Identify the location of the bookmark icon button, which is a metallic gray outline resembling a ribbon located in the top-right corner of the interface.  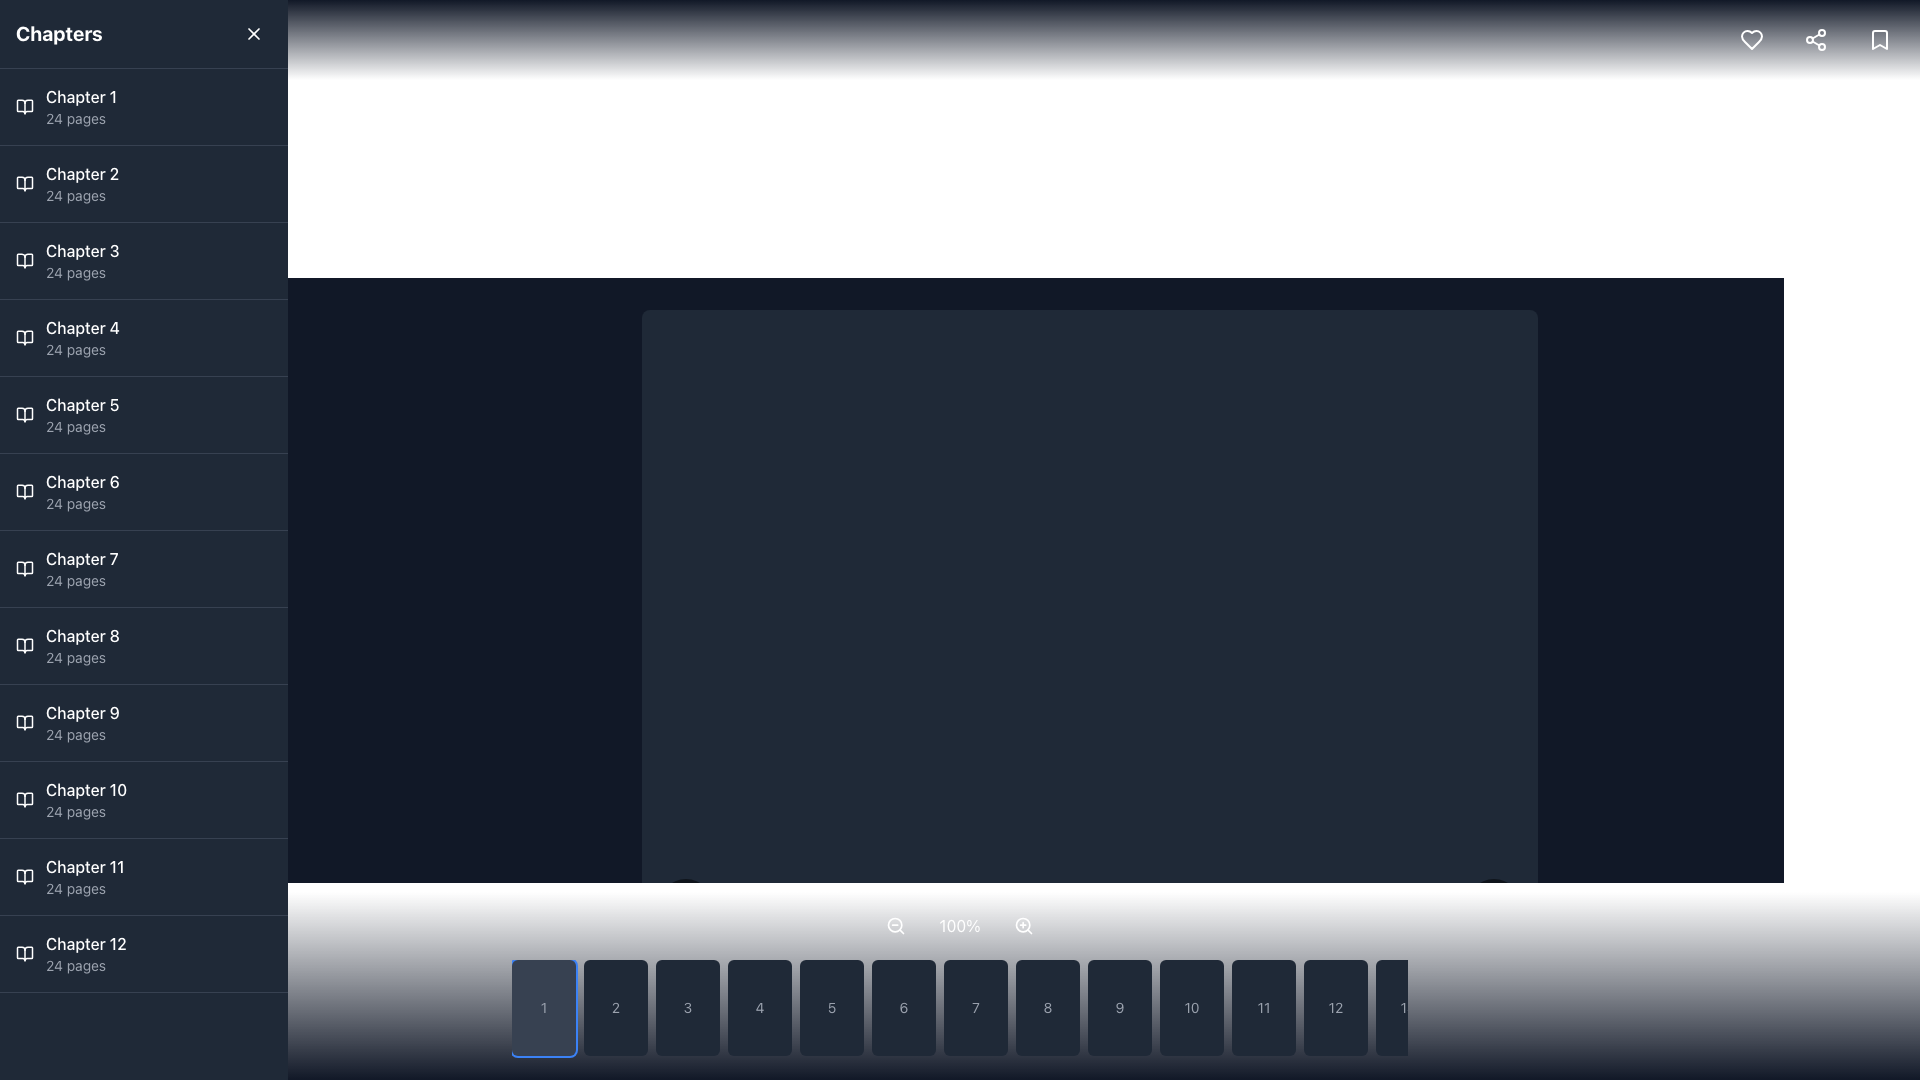
(1879, 39).